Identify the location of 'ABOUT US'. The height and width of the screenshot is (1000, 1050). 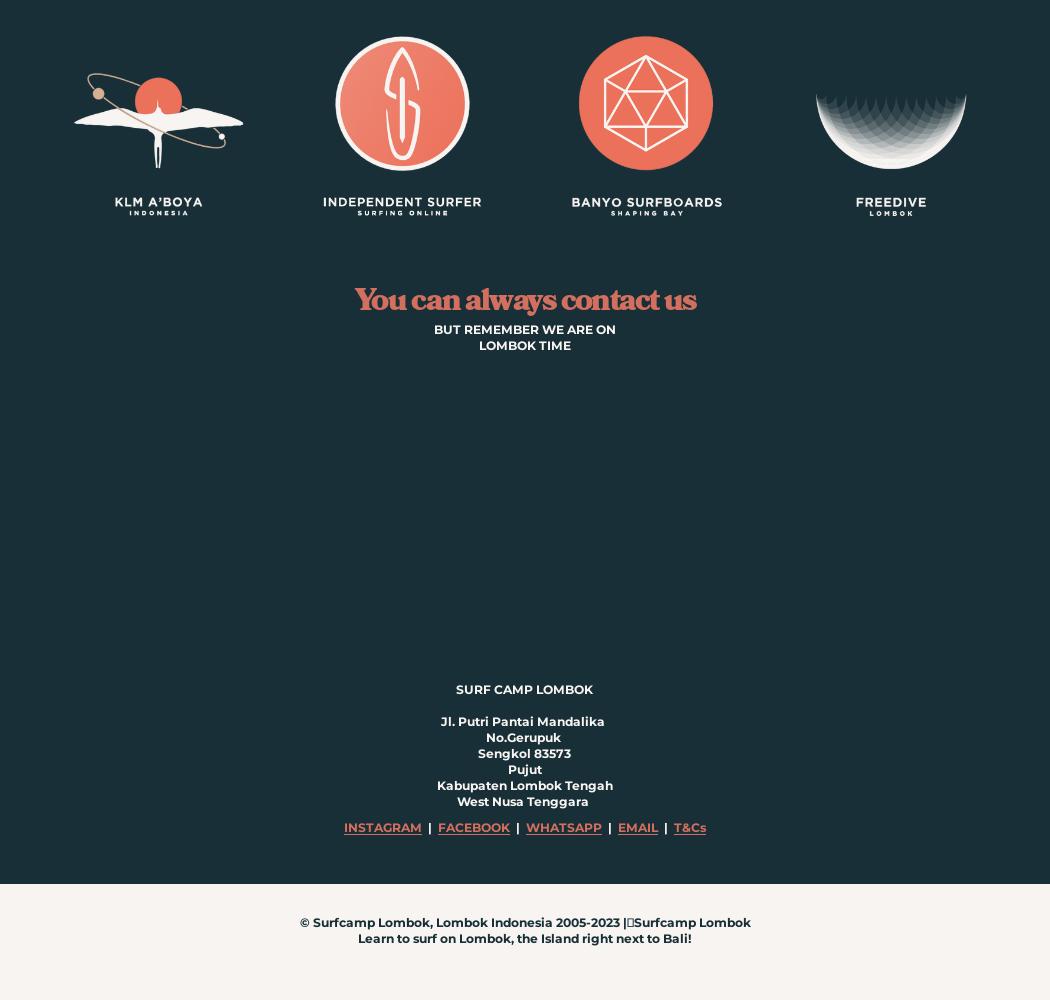
(523, 40).